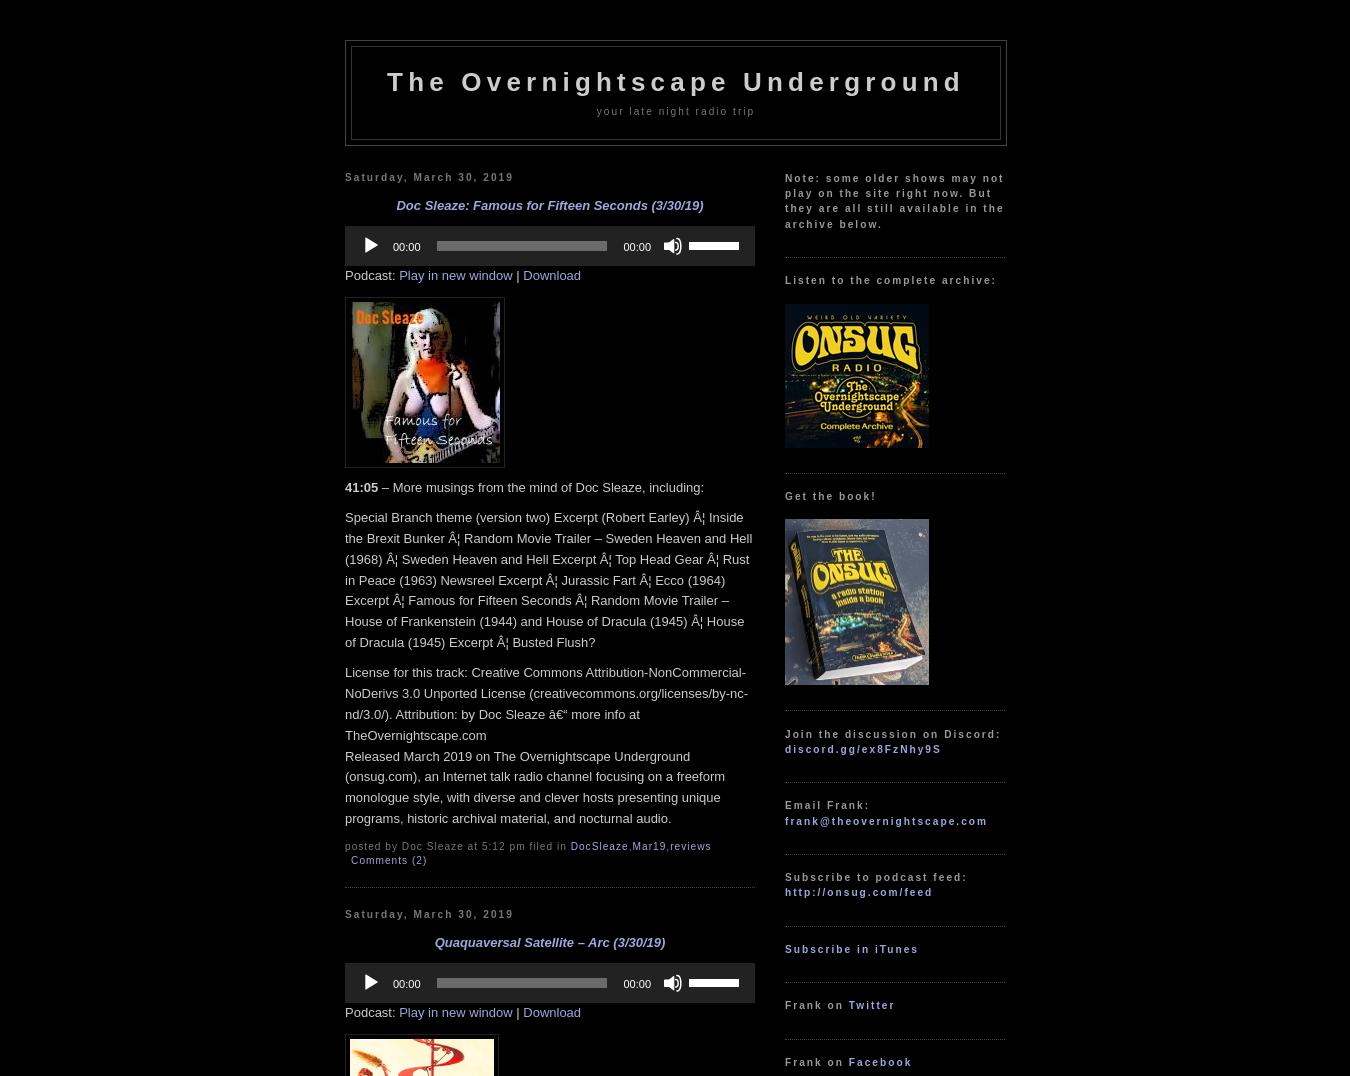  What do you see at coordinates (830, 495) in the screenshot?
I see `'Get the book!'` at bounding box center [830, 495].